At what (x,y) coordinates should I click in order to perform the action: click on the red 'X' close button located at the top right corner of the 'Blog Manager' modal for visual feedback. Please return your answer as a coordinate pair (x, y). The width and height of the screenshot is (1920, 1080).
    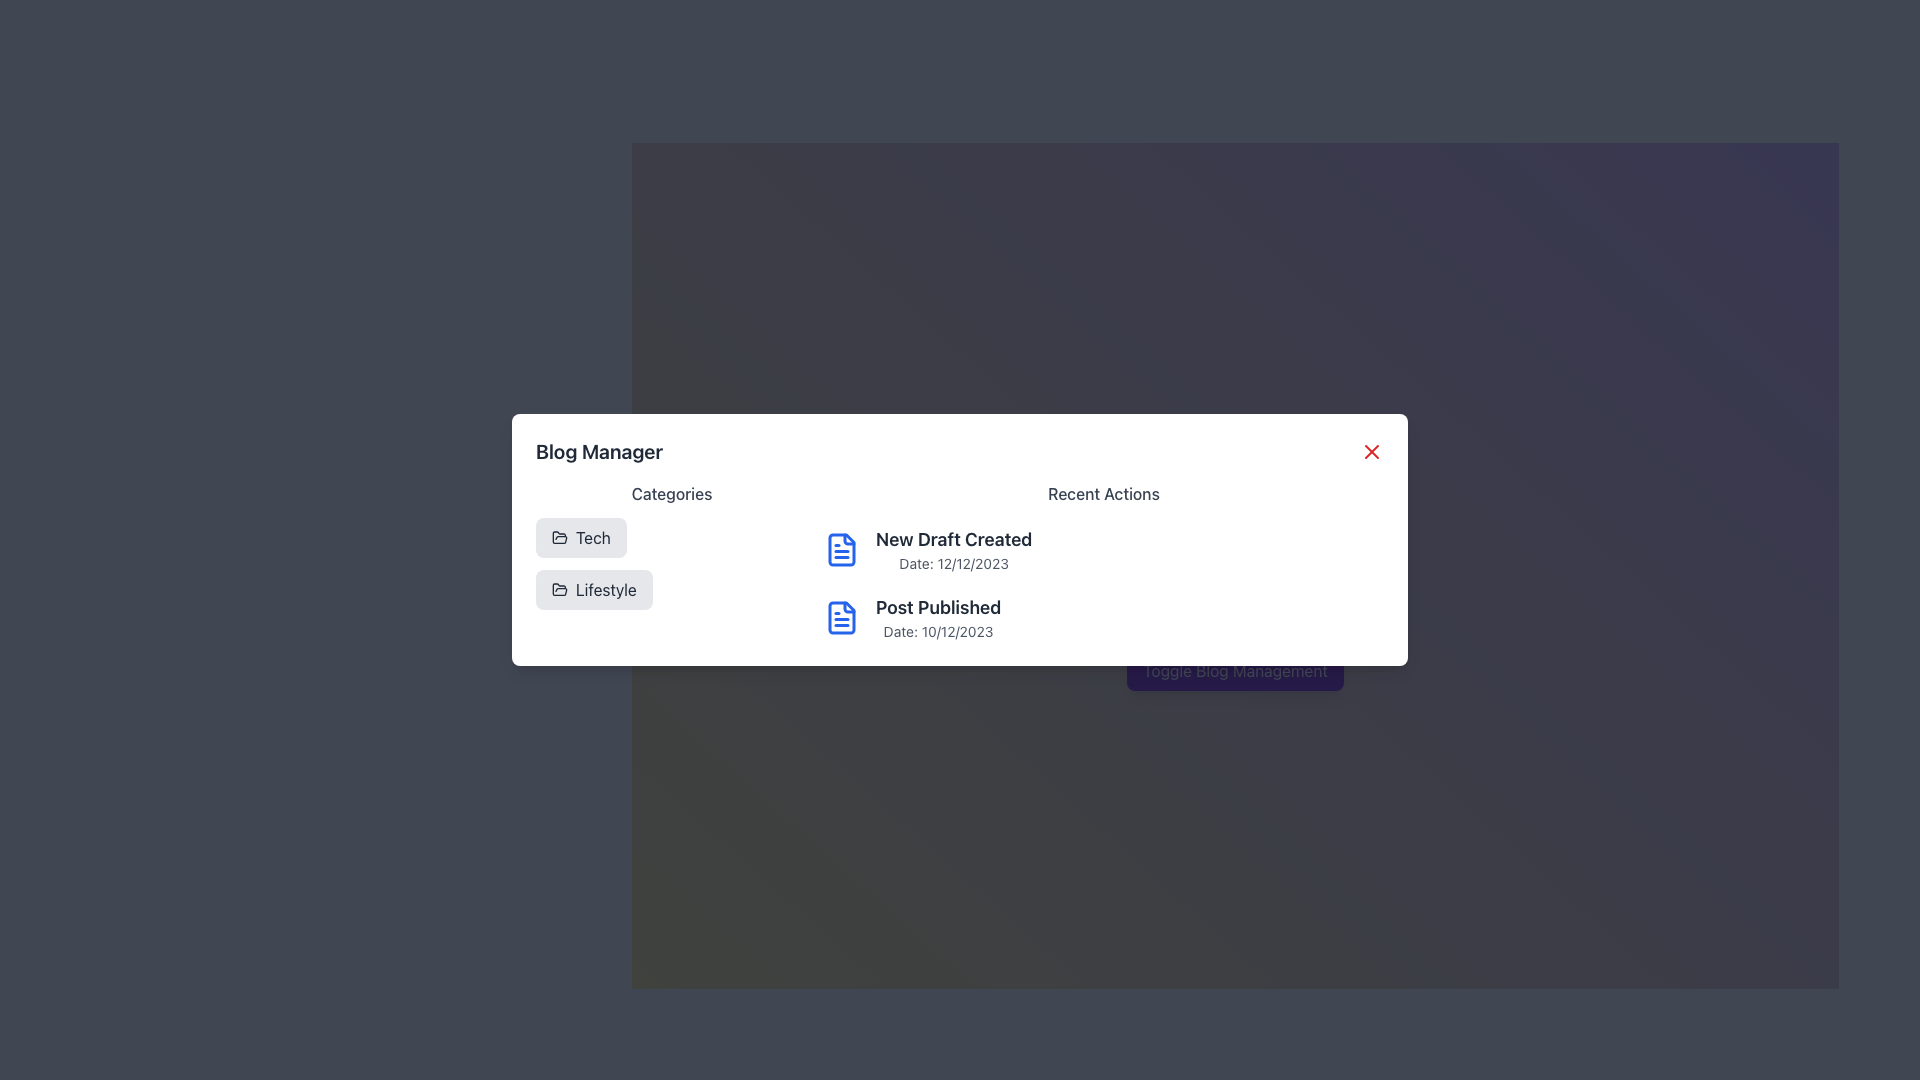
    Looking at the image, I should click on (1371, 451).